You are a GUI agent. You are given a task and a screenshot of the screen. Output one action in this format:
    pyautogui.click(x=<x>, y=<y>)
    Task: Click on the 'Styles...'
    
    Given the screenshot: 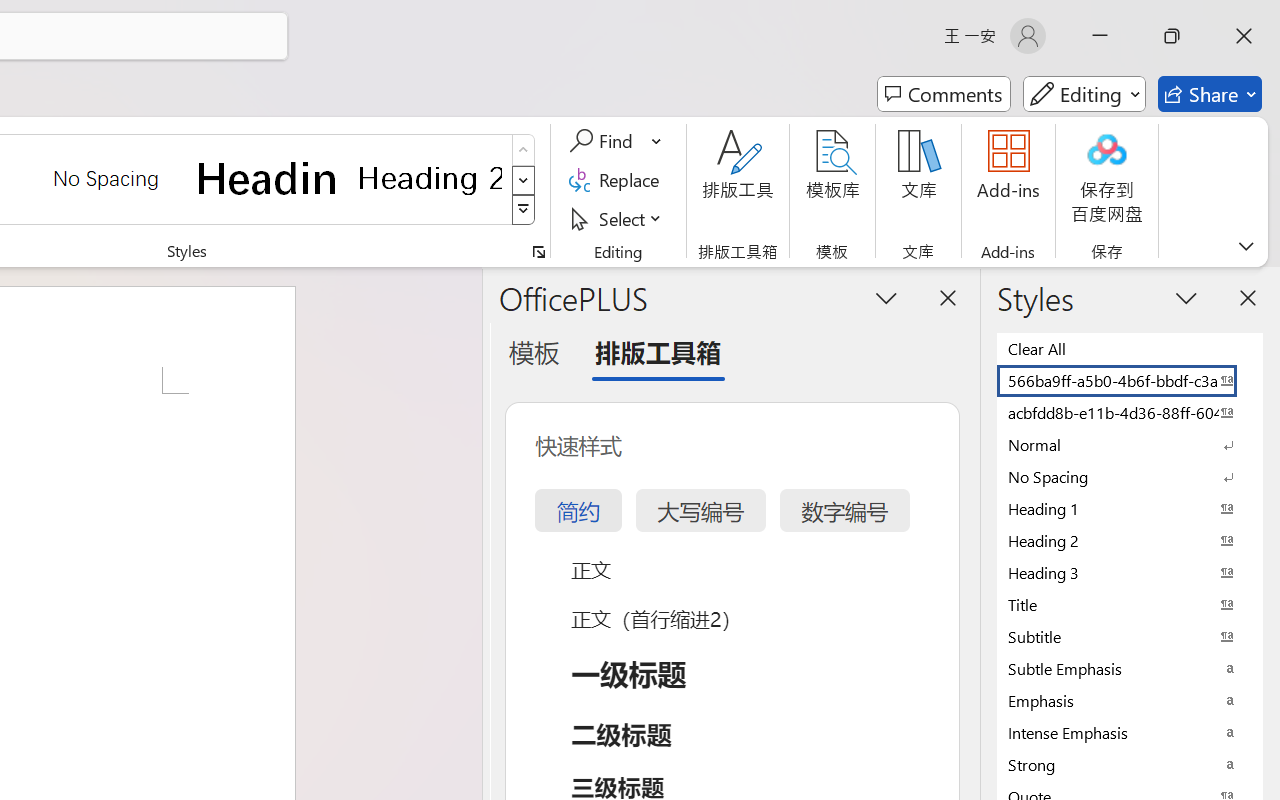 What is the action you would take?
    pyautogui.click(x=538, y=251)
    